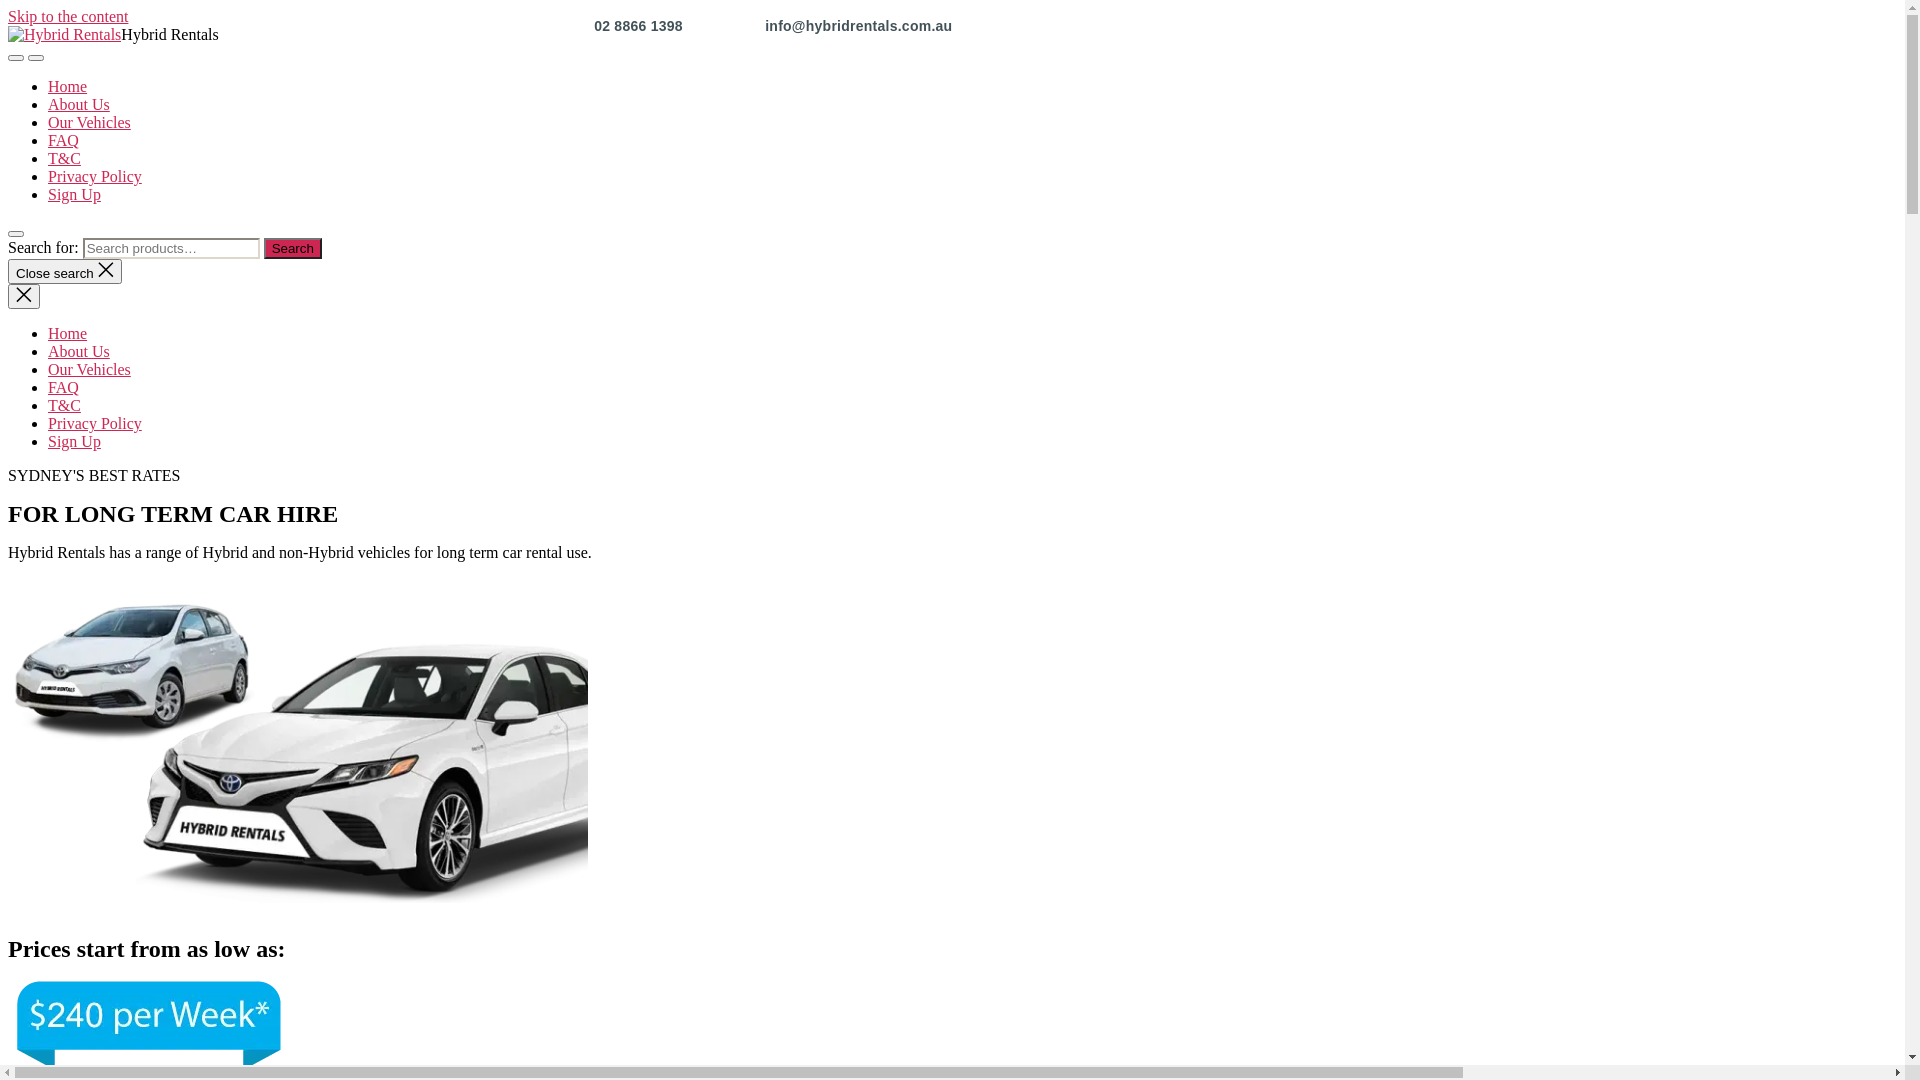 The image size is (1920, 1080). I want to click on 'About Us', so click(78, 104).